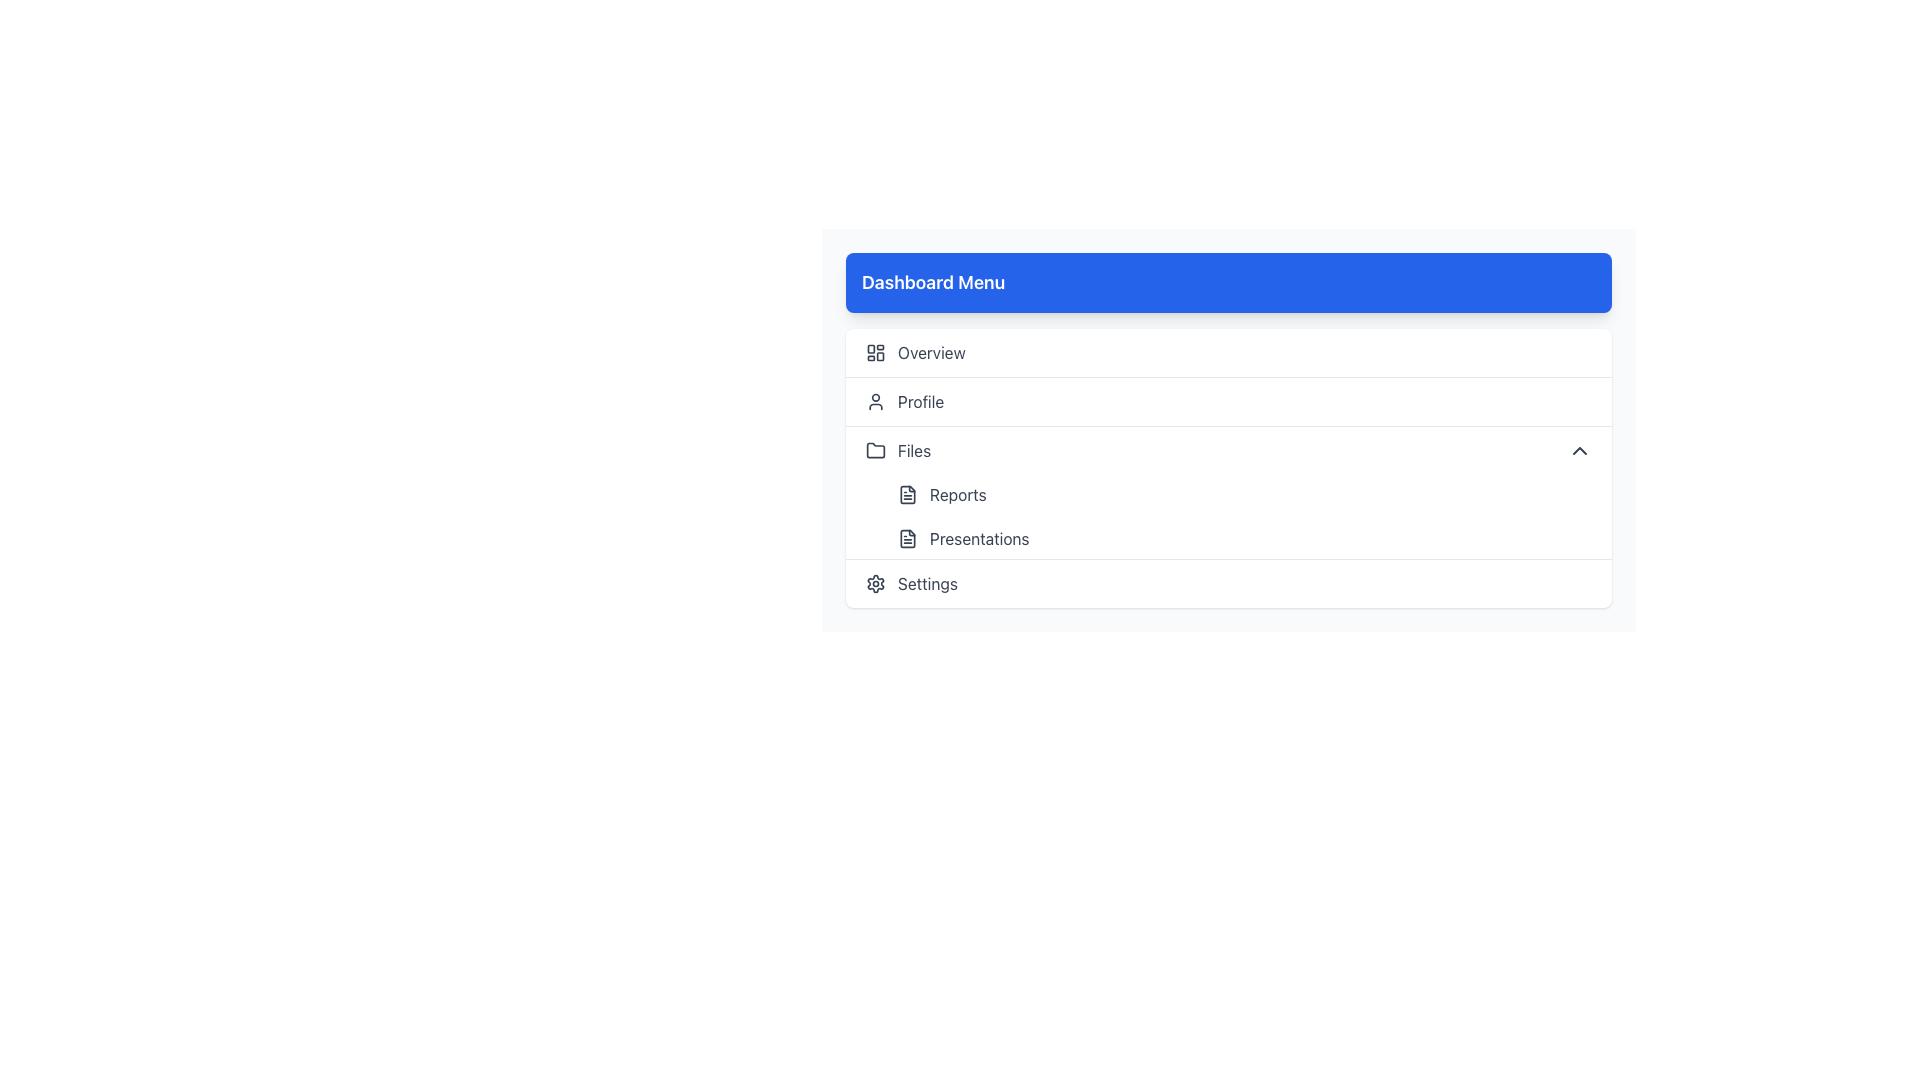 This screenshot has width=1920, height=1080. I want to click on the 'Reports' icon located to the left of the text 'Reports' in the 'Files' section of the navigation menu, so click(906, 494).